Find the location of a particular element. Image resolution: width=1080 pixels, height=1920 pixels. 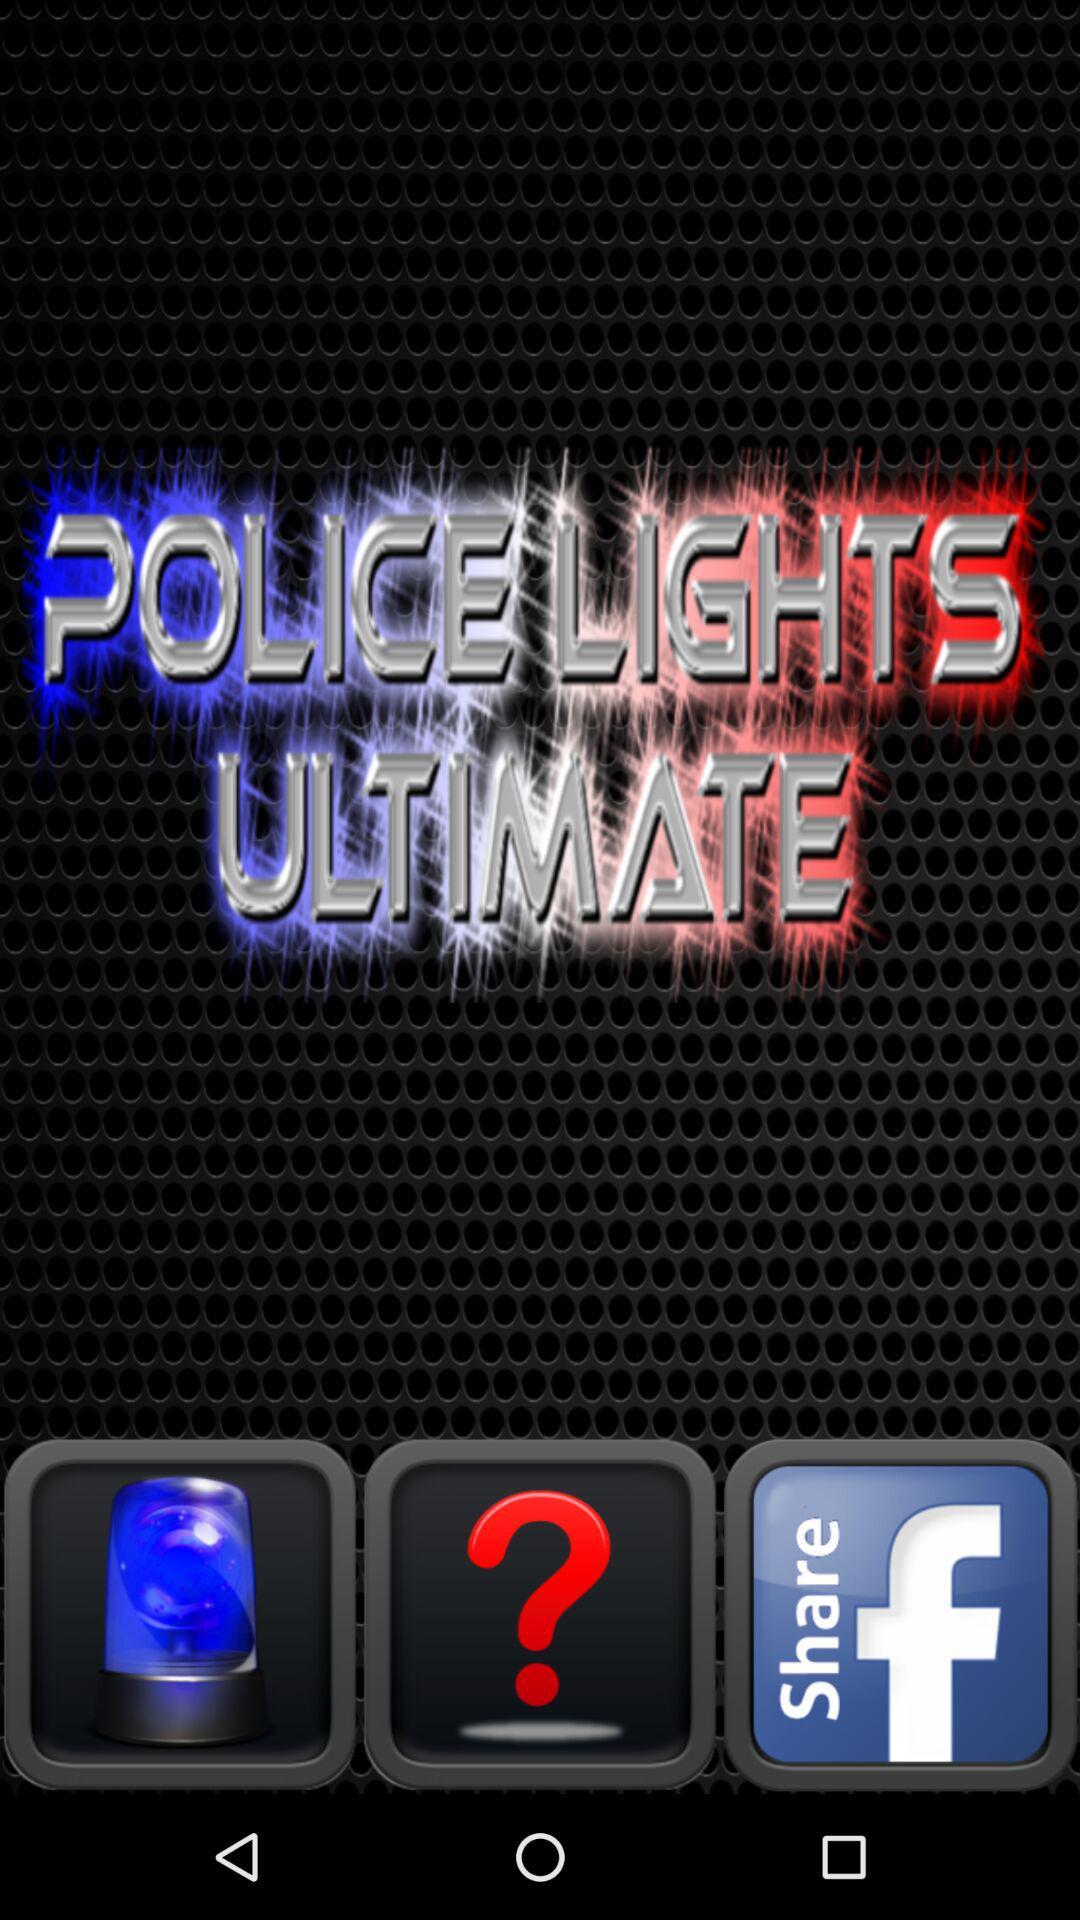

share facebook is located at coordinates (898, 1613).